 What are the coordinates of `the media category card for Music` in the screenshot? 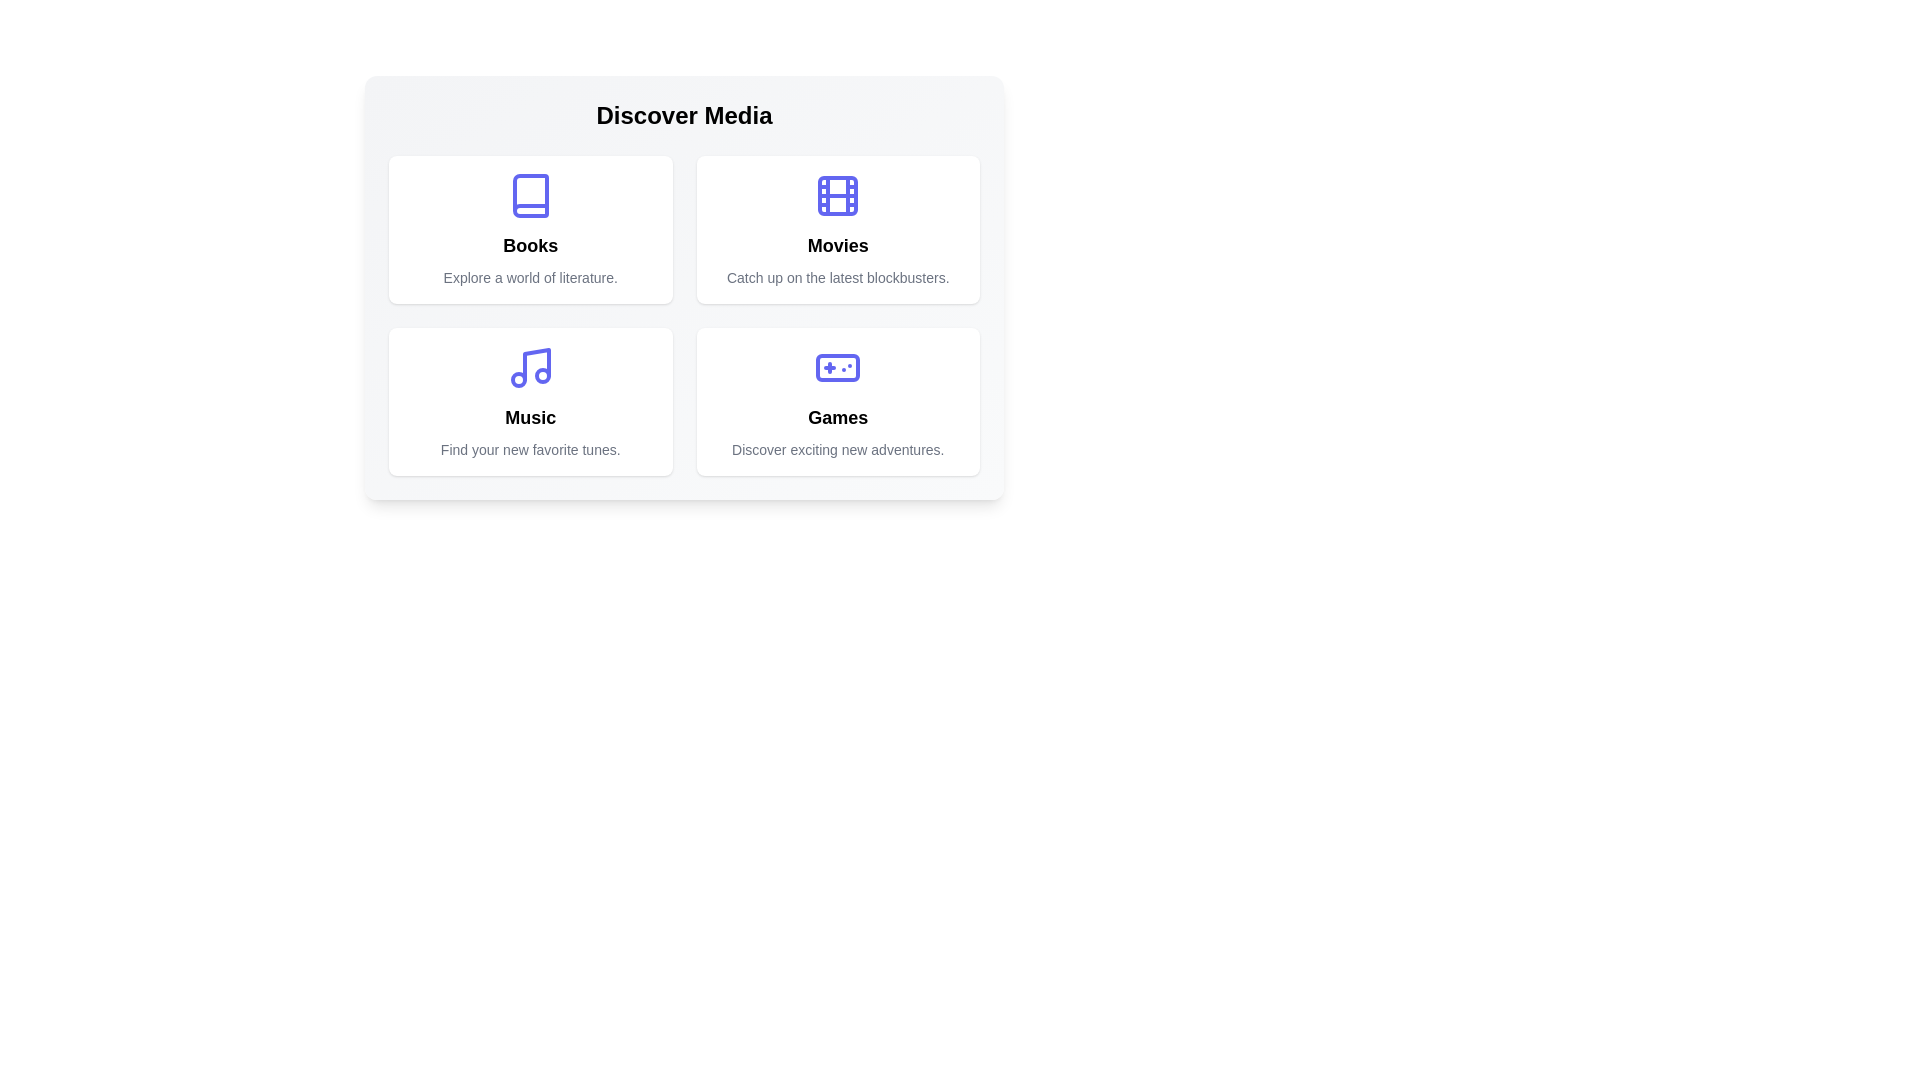 It's located at (530, 401).